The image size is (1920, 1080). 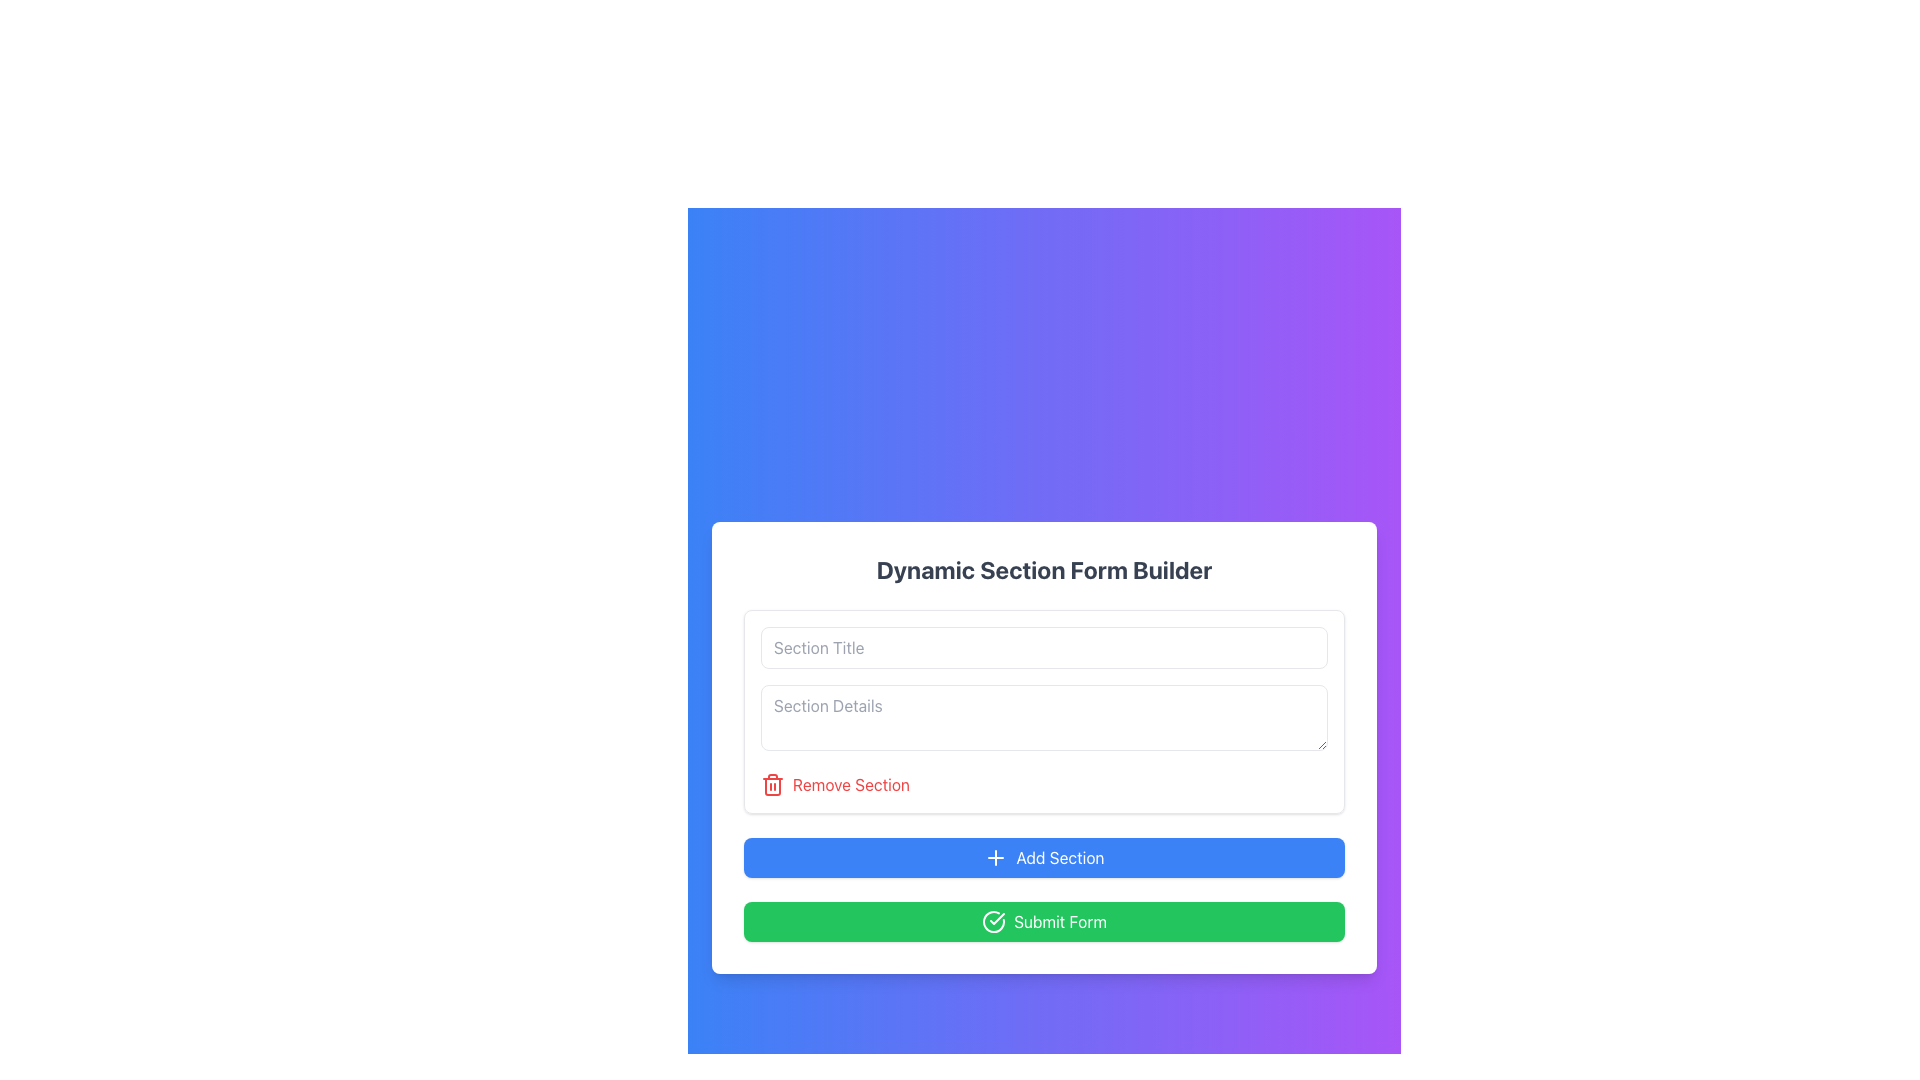 I want to click on the 'Submit Form' button which contains a circular SVG icon with a checkmark indicating success, located next to the text label 'Submit Form', so click(x=993, y=921).